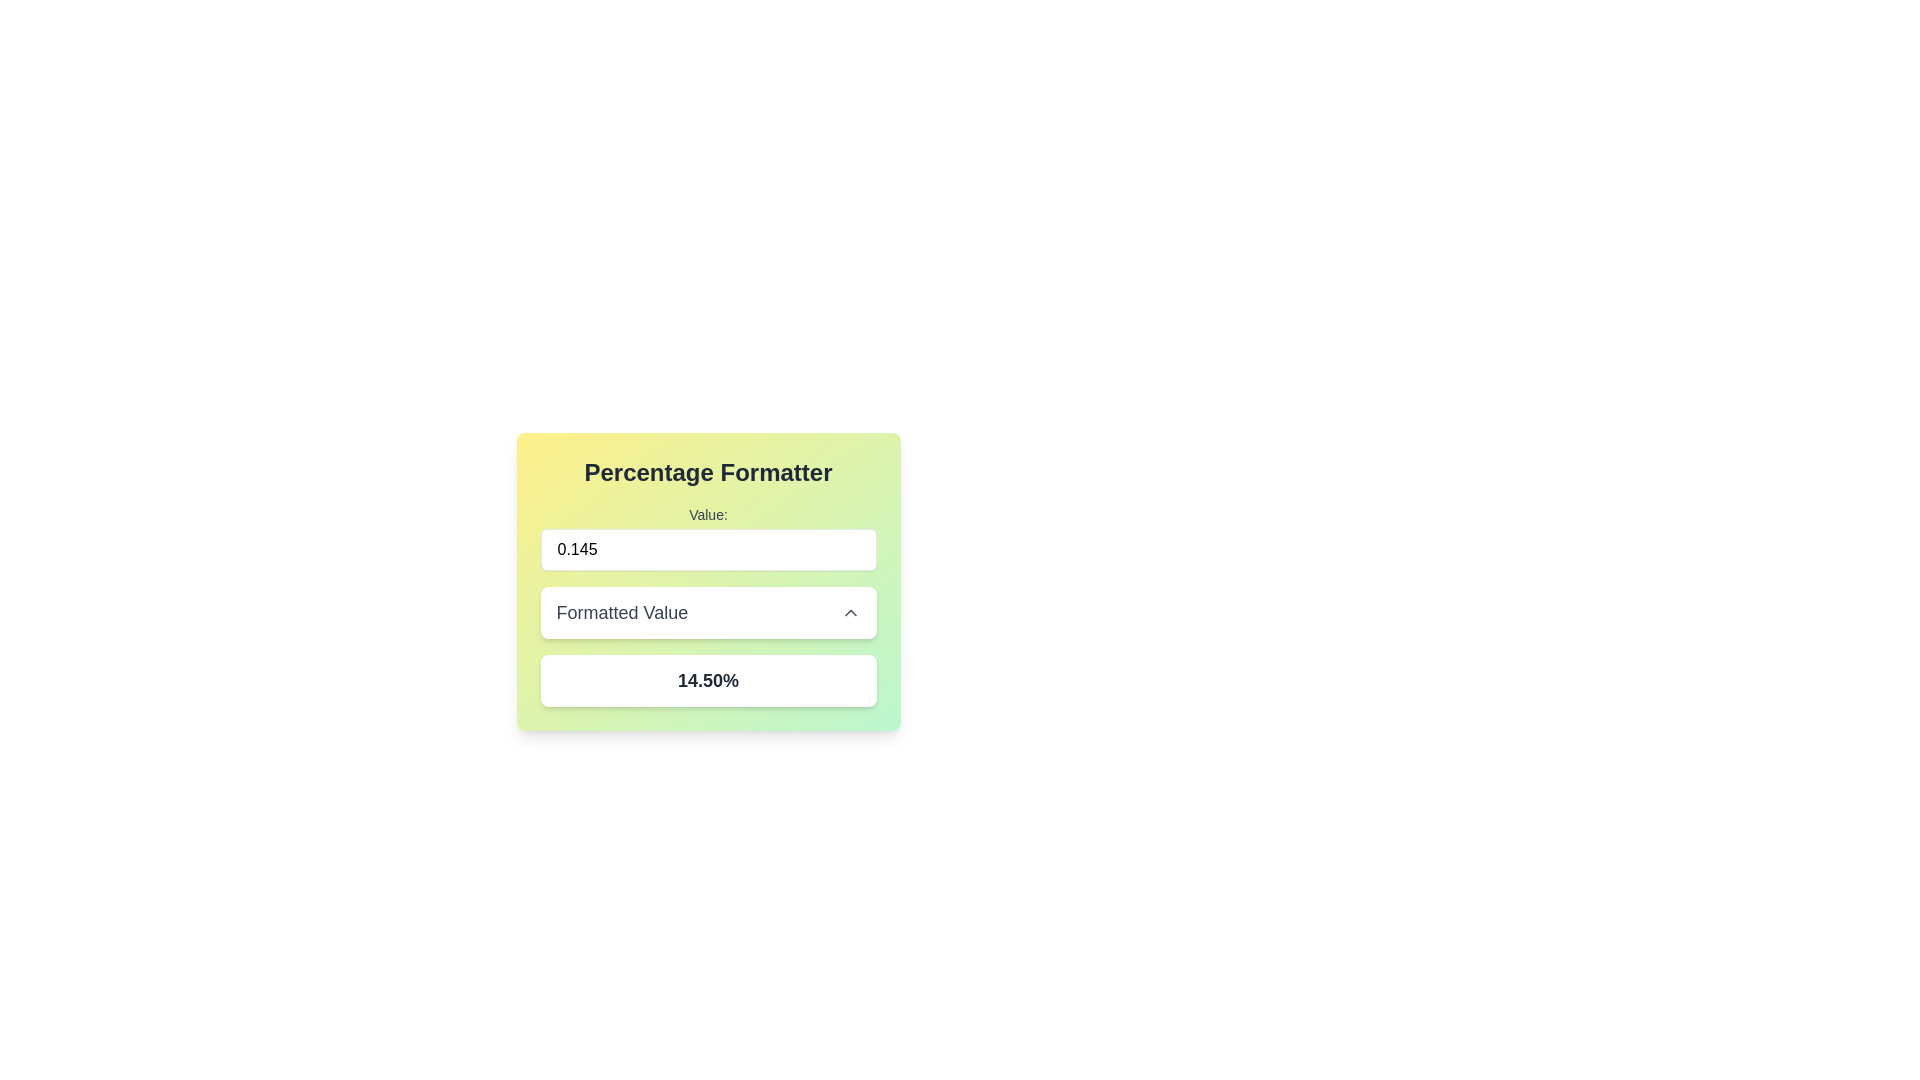 This screenshot has width=1920, height=1080. I want to click on the Dropdown menu labeled 'Formatted Value' located in the 'Percentage Formatter' card, so click(708, 604).